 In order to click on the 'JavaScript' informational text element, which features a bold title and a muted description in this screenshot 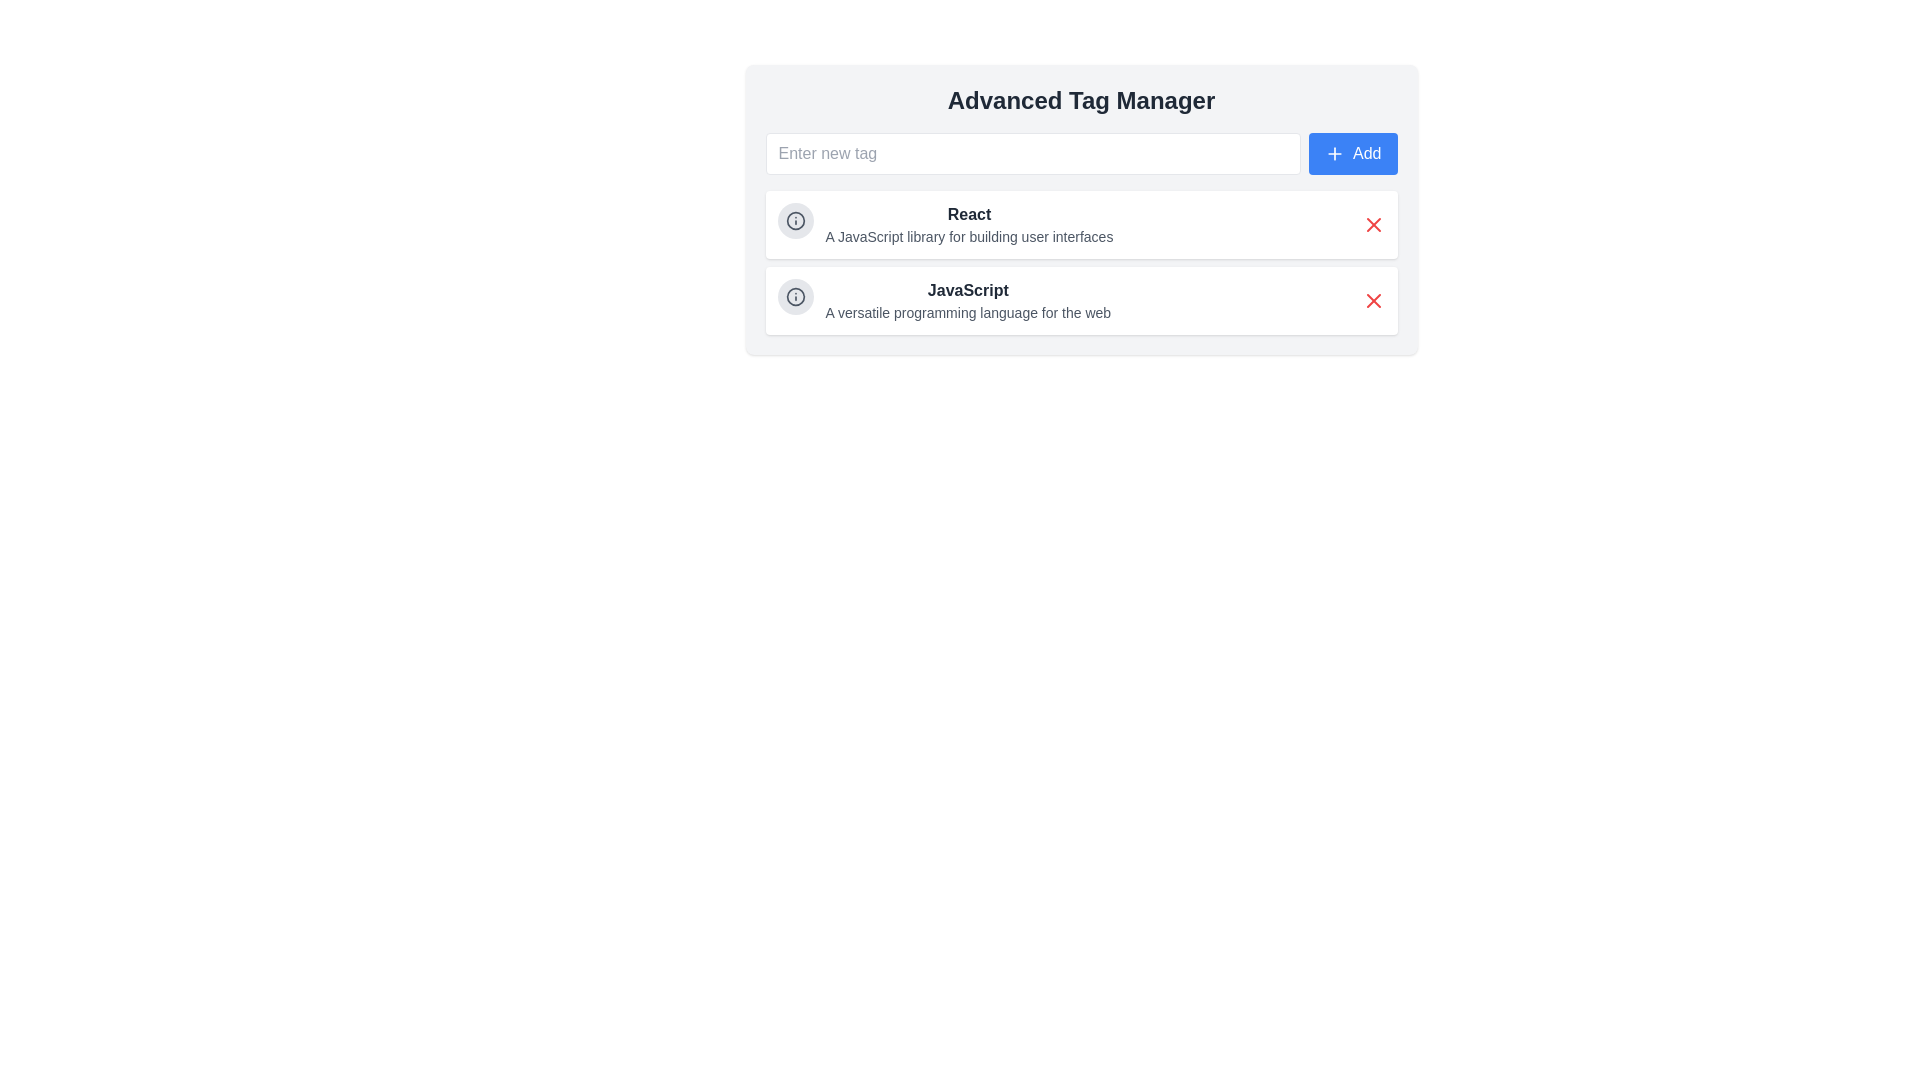, I will do `click(968, 300)`.